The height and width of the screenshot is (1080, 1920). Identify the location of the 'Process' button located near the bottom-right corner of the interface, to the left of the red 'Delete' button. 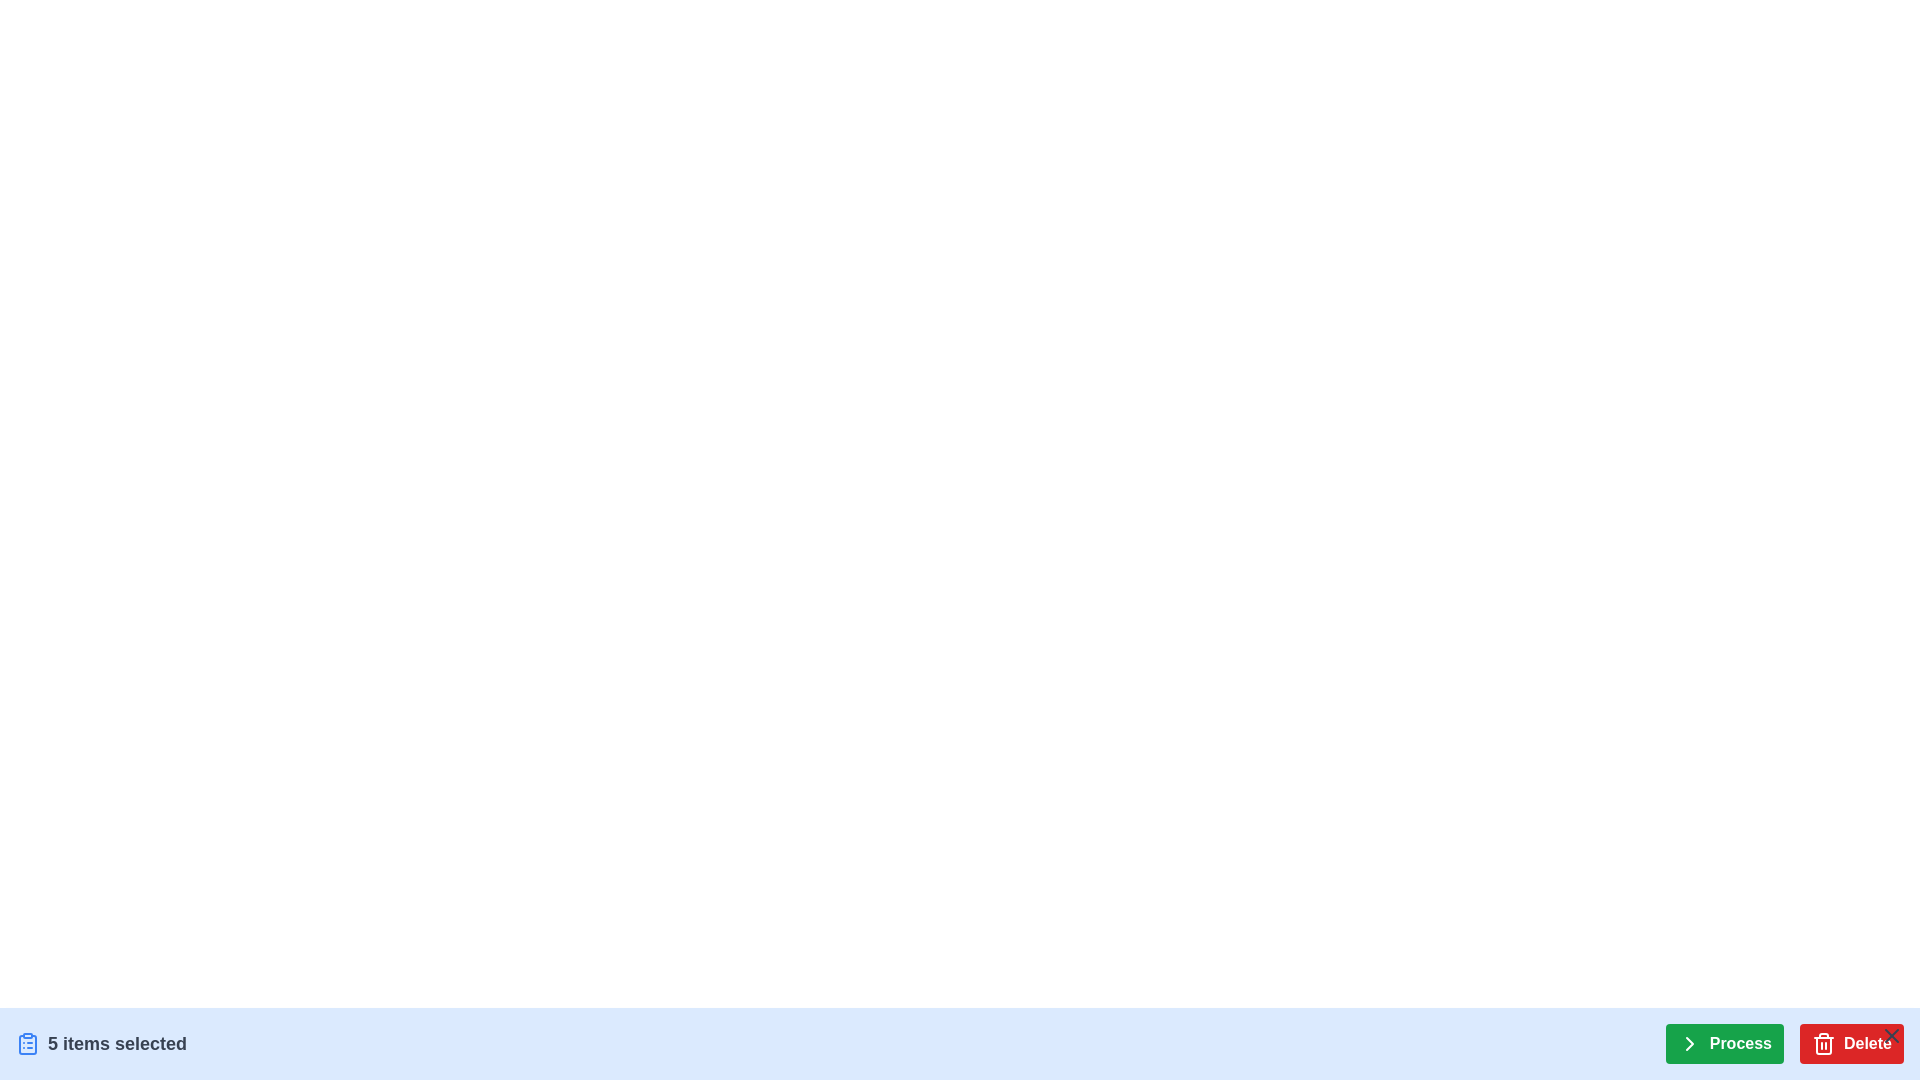
(1723, 1043).